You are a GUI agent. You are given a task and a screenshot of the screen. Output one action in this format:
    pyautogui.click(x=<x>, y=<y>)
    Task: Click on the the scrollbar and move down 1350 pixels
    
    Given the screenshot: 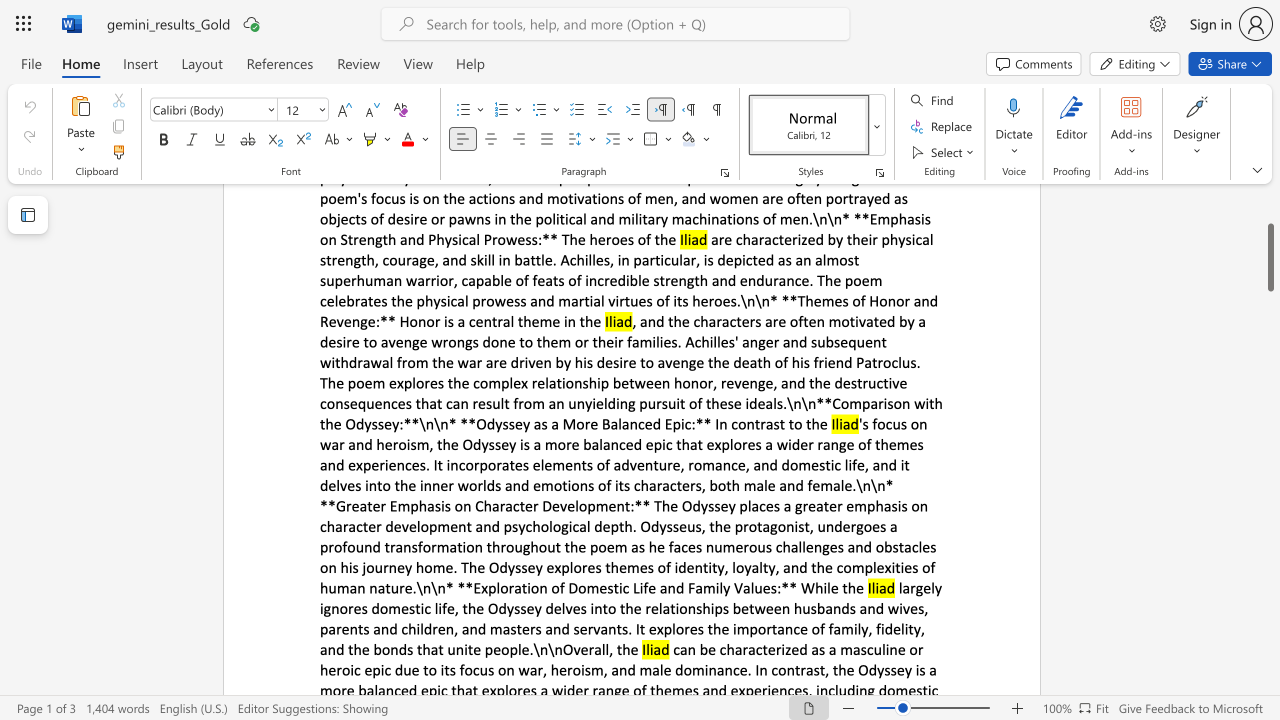 What is the action you would take?
    pyautogui.click(x=1269, y=256)
    